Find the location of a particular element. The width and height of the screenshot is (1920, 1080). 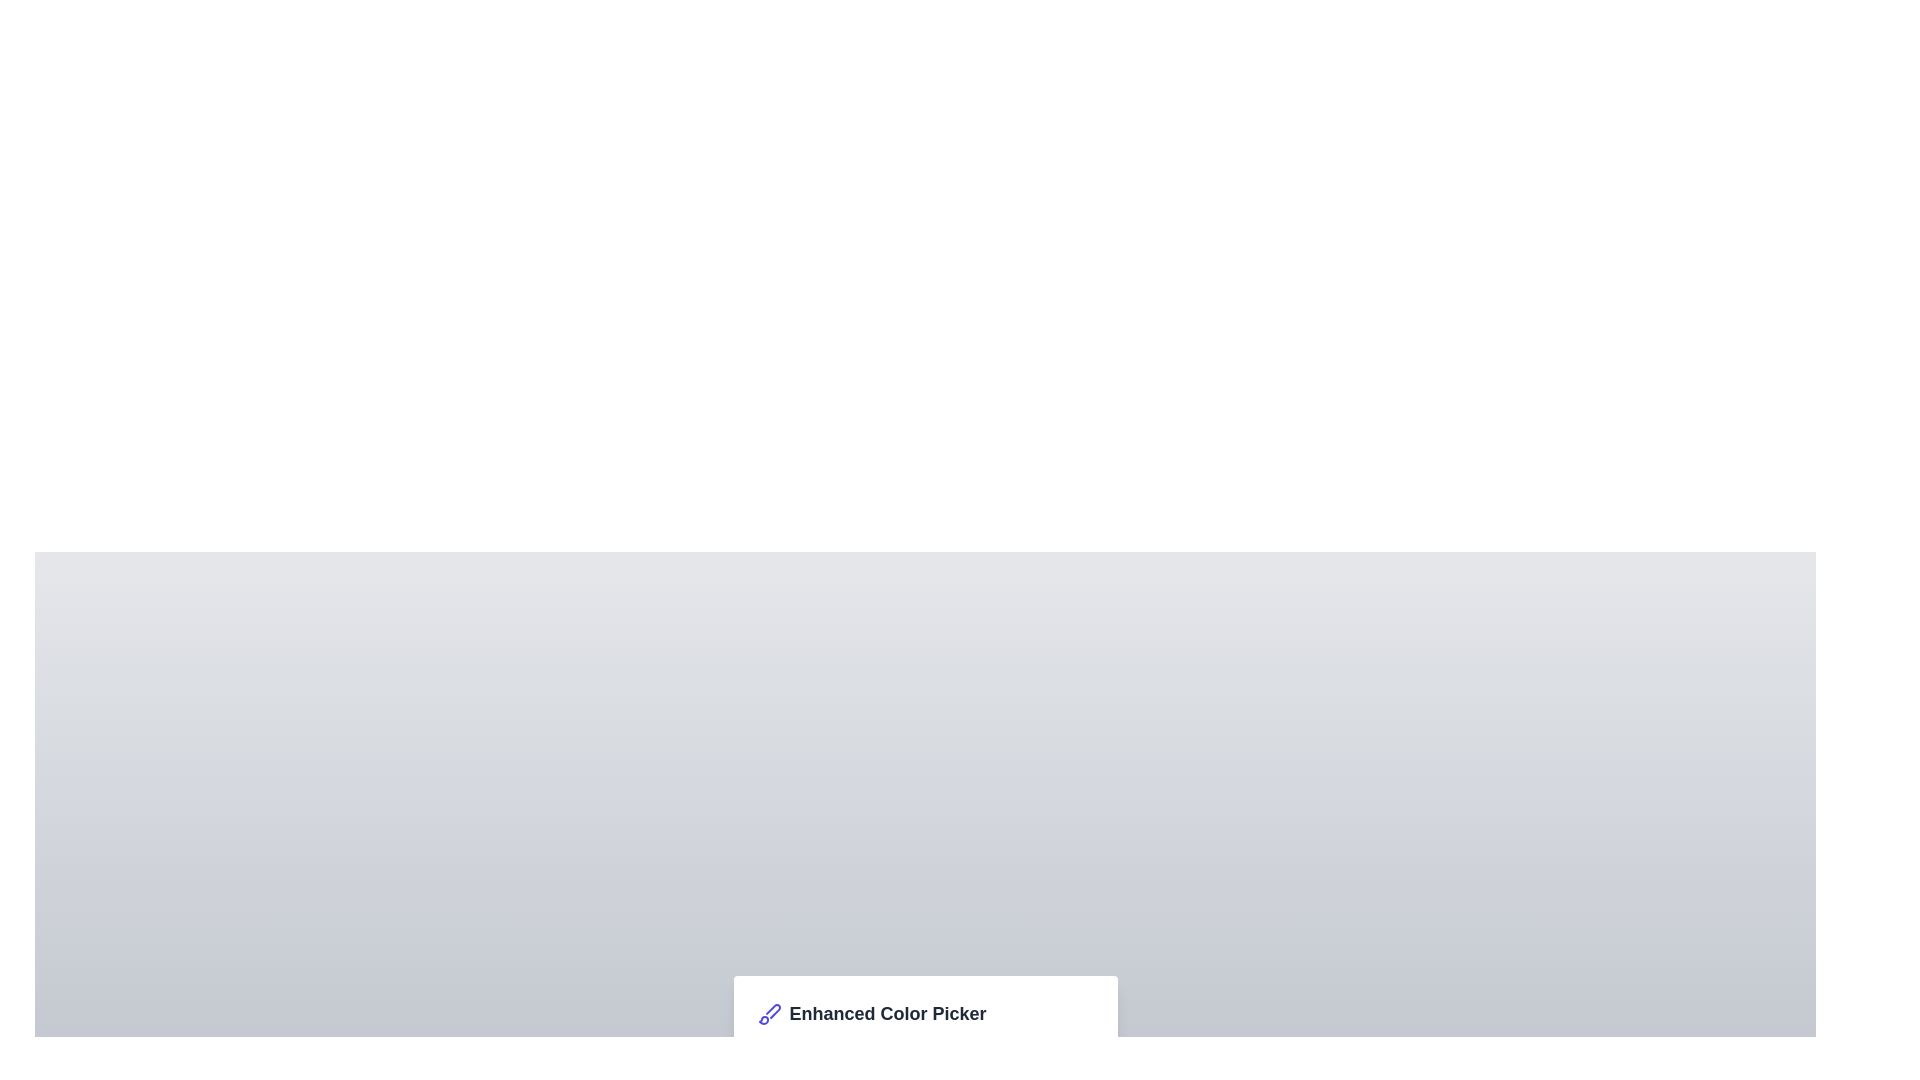

the title label for the color picker functionalities located near the bottom center of the interface, positioned to the right of a color brush icon is located at coordinates (887, 1014).